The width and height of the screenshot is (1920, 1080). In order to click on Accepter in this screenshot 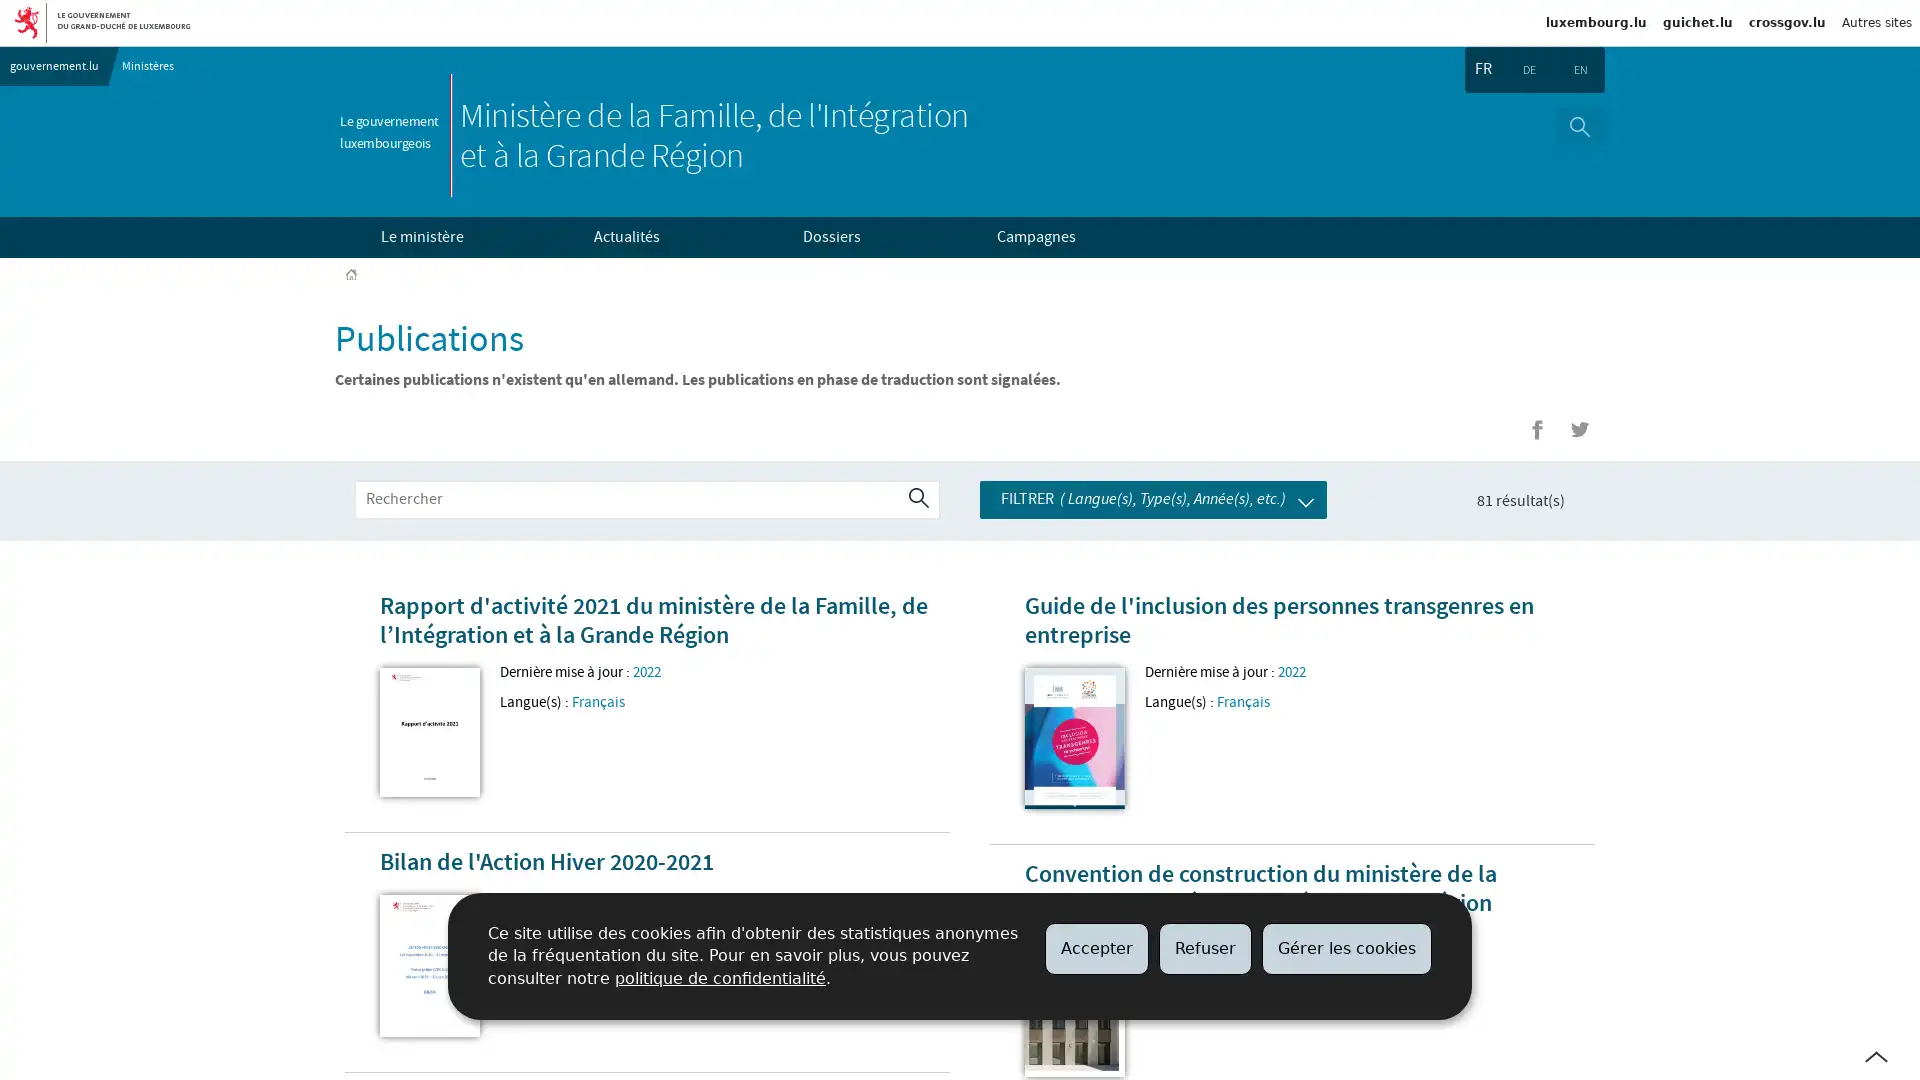, I will do `click(1096, 947)`.